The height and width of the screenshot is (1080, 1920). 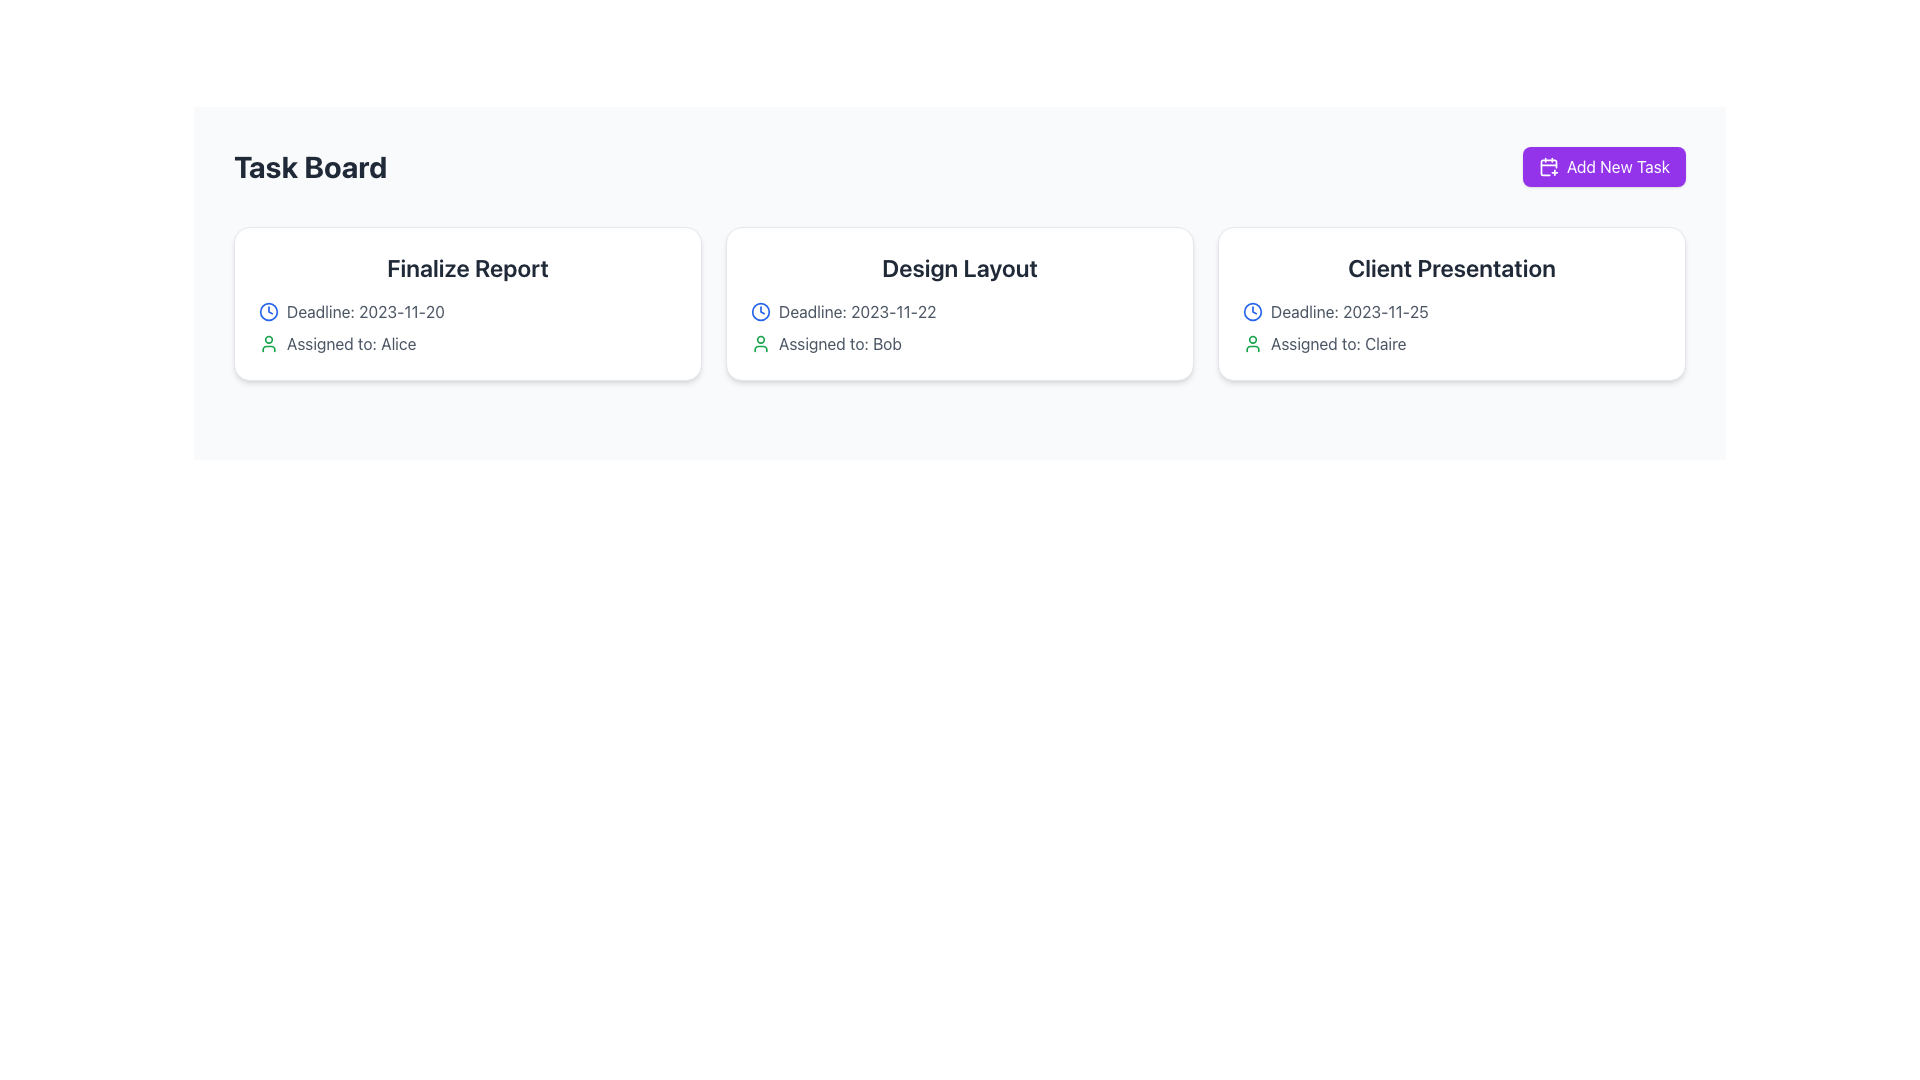 I want to click on the Text Label that indicates the deadline date for the task, located within the 'Finalize Report' card, to the right of the clock icon, so click(x=365, y=312).